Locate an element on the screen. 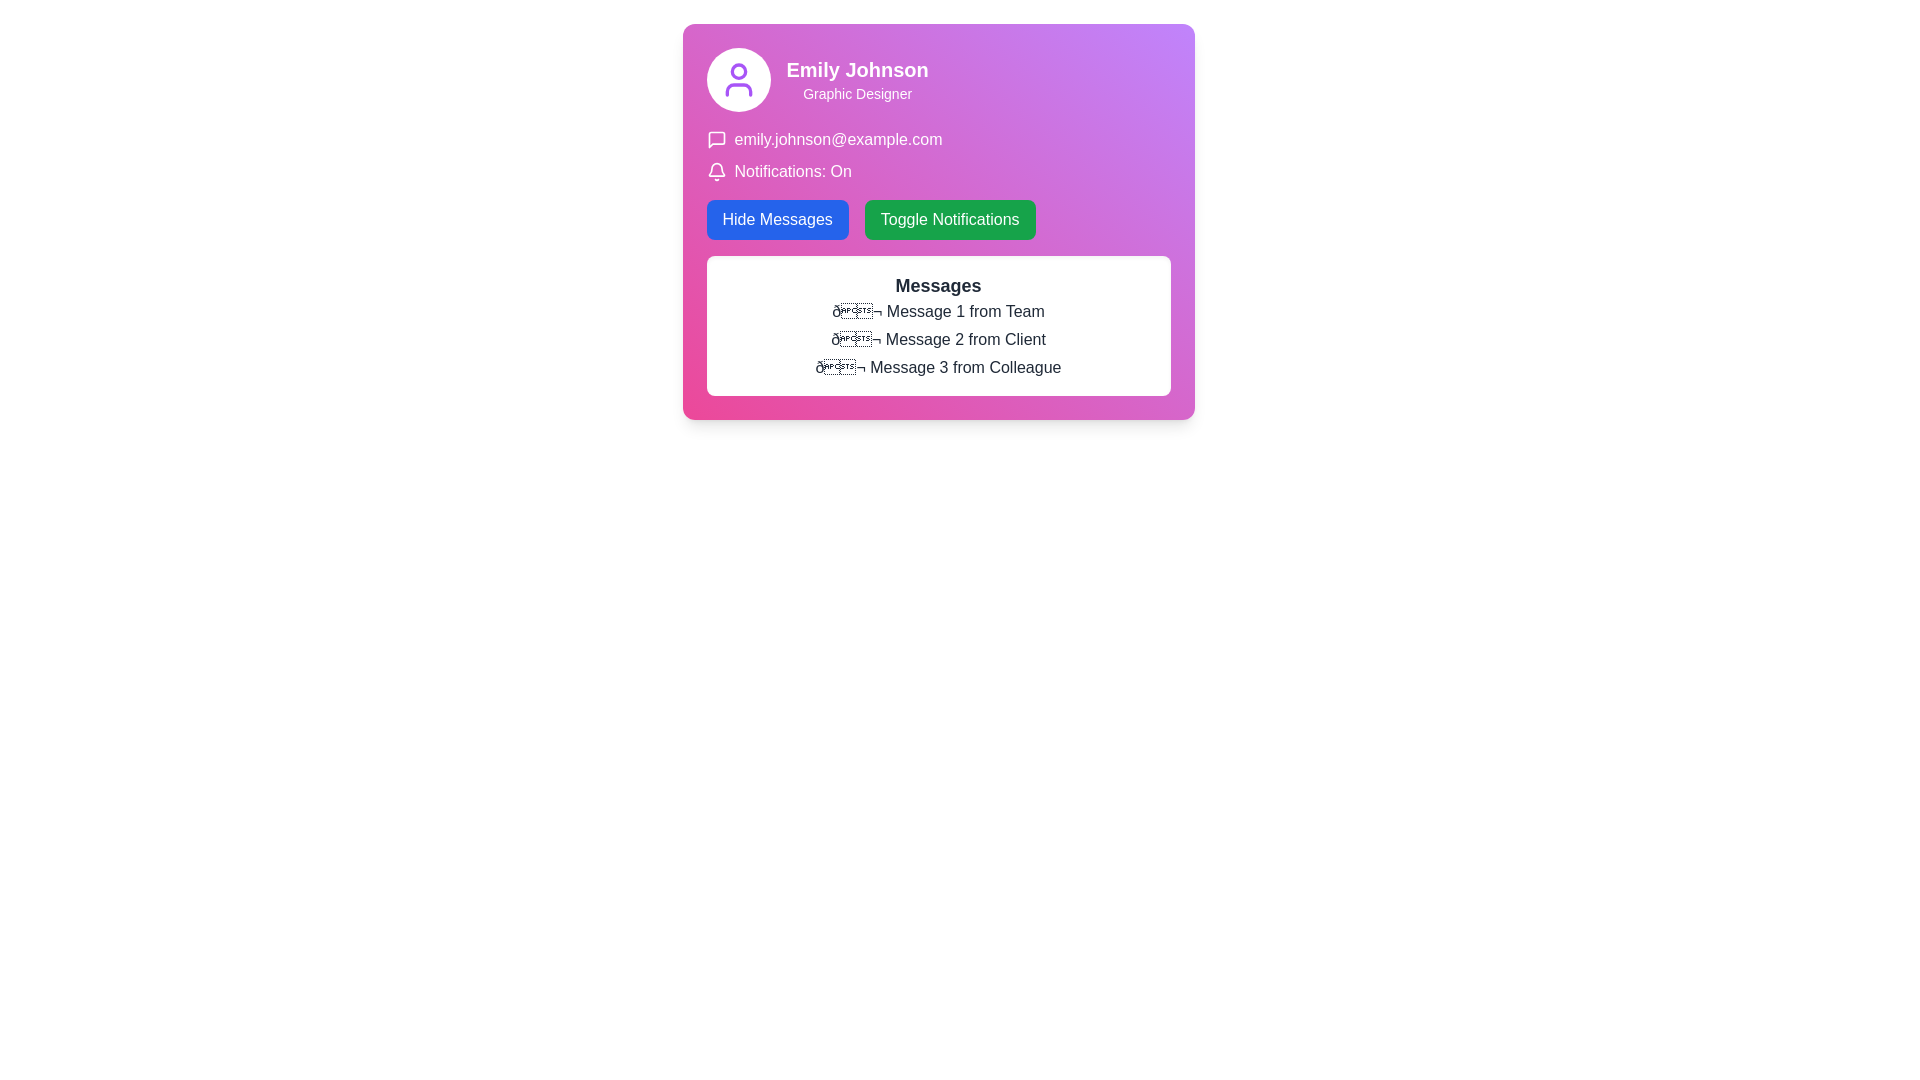  the circular element that is part of the user profile icon, located at the top left area of the card is located at coordinates (737, 70).